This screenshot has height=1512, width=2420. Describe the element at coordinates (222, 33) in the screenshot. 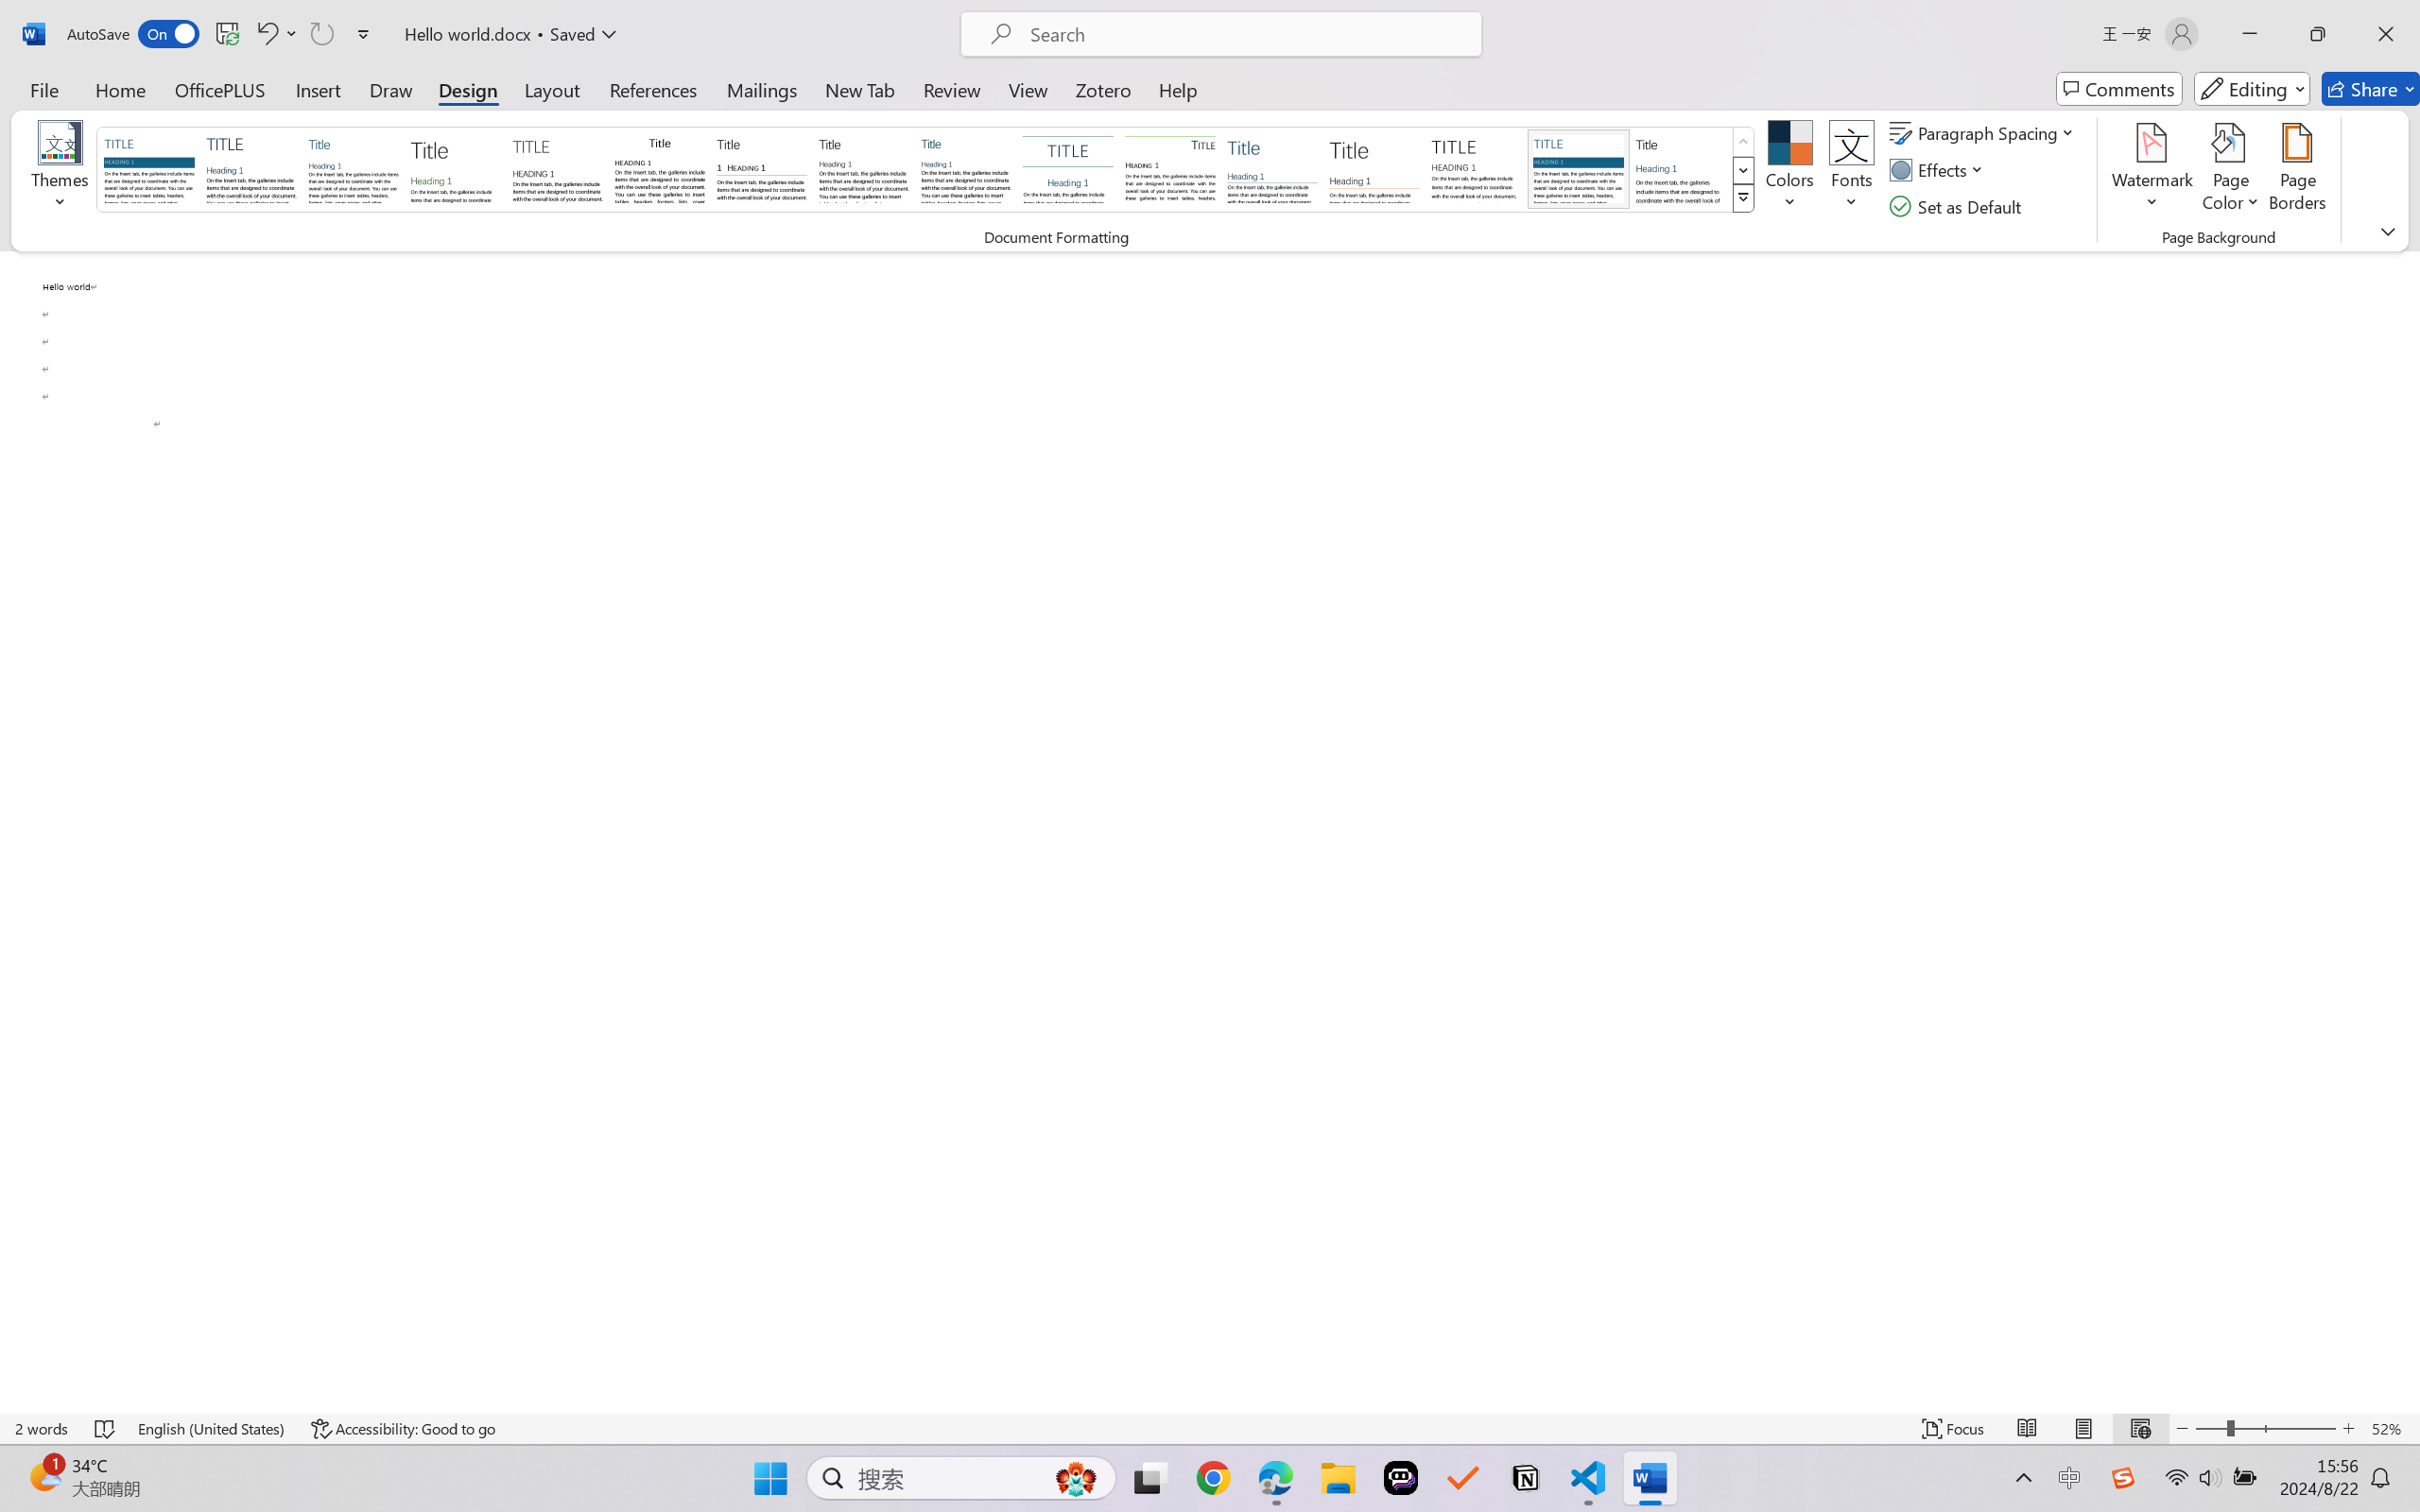

I see `'Quick Access Toolbar'` at that location.